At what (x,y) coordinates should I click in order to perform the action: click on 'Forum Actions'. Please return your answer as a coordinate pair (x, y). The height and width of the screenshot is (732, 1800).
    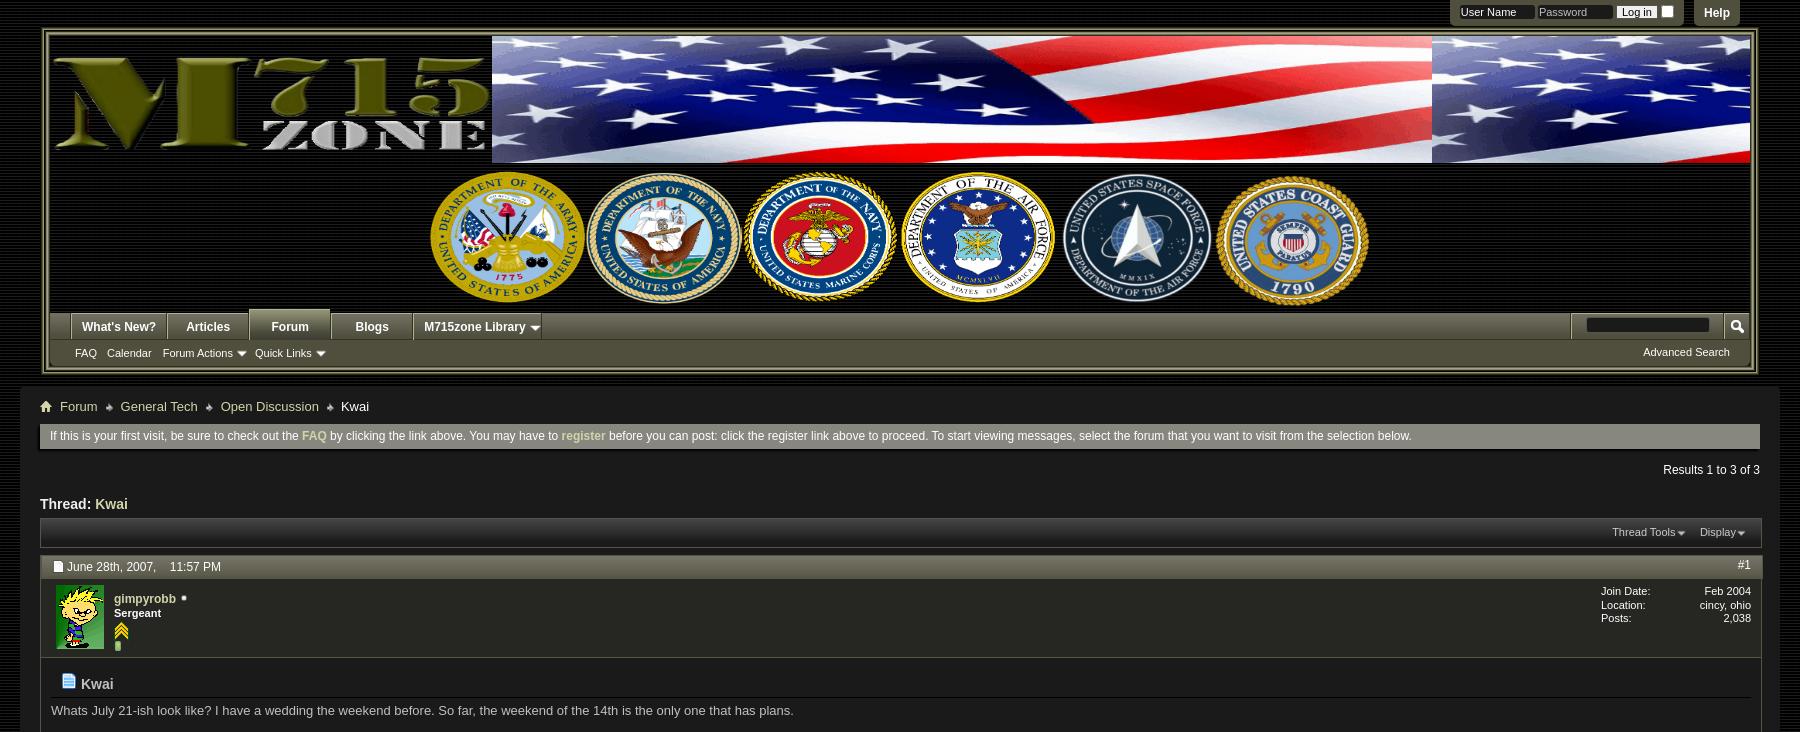
    Looking at the image, I should click on (196, 352).